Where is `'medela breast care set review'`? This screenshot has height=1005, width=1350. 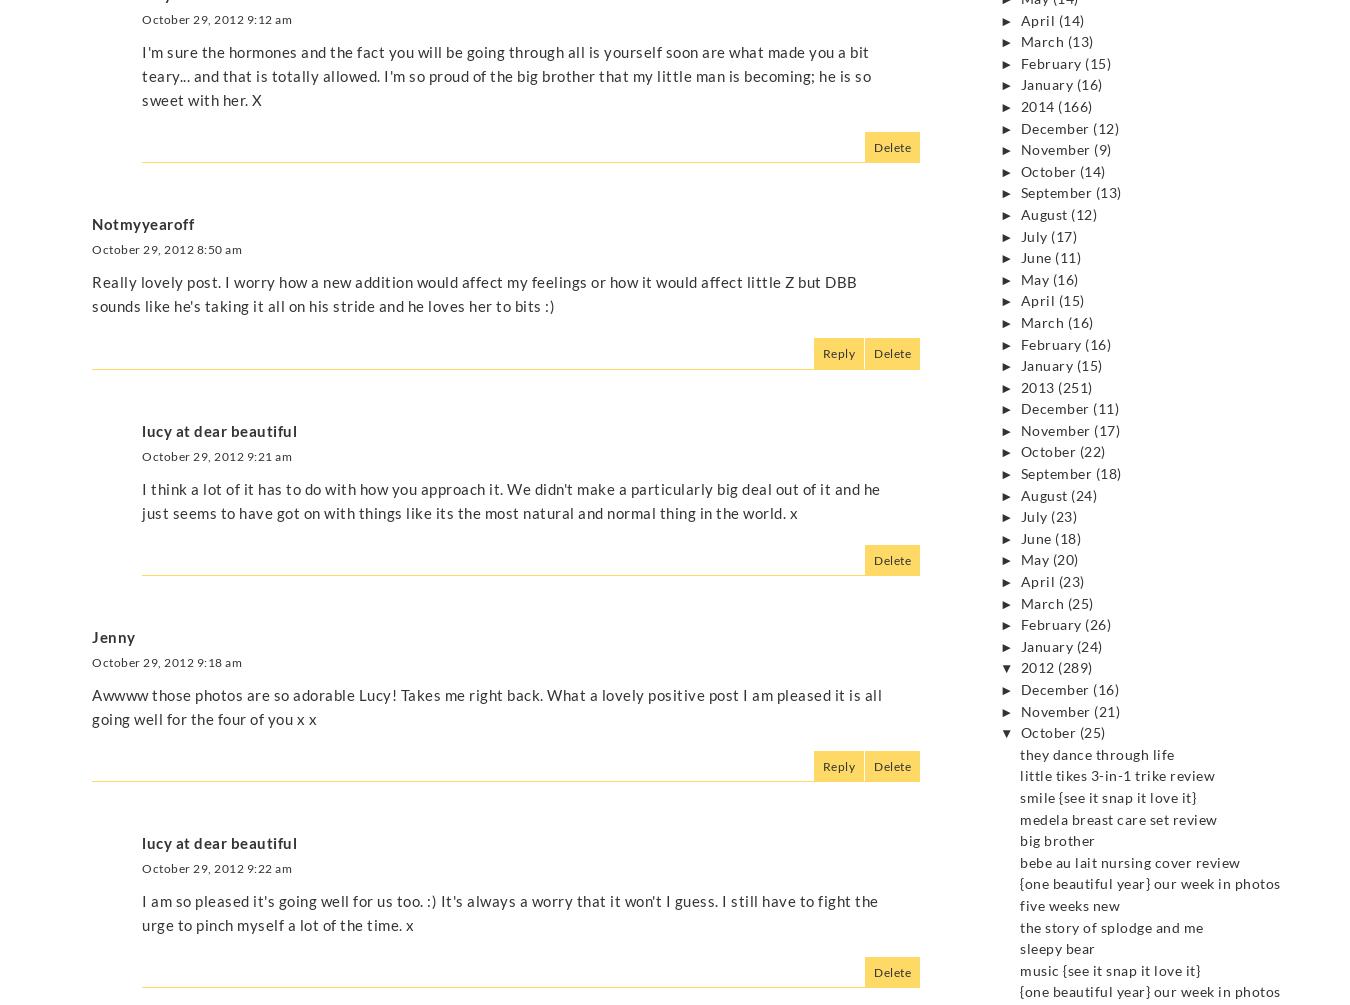 'medela breast care set review' is located at coordinates (1020, 818).